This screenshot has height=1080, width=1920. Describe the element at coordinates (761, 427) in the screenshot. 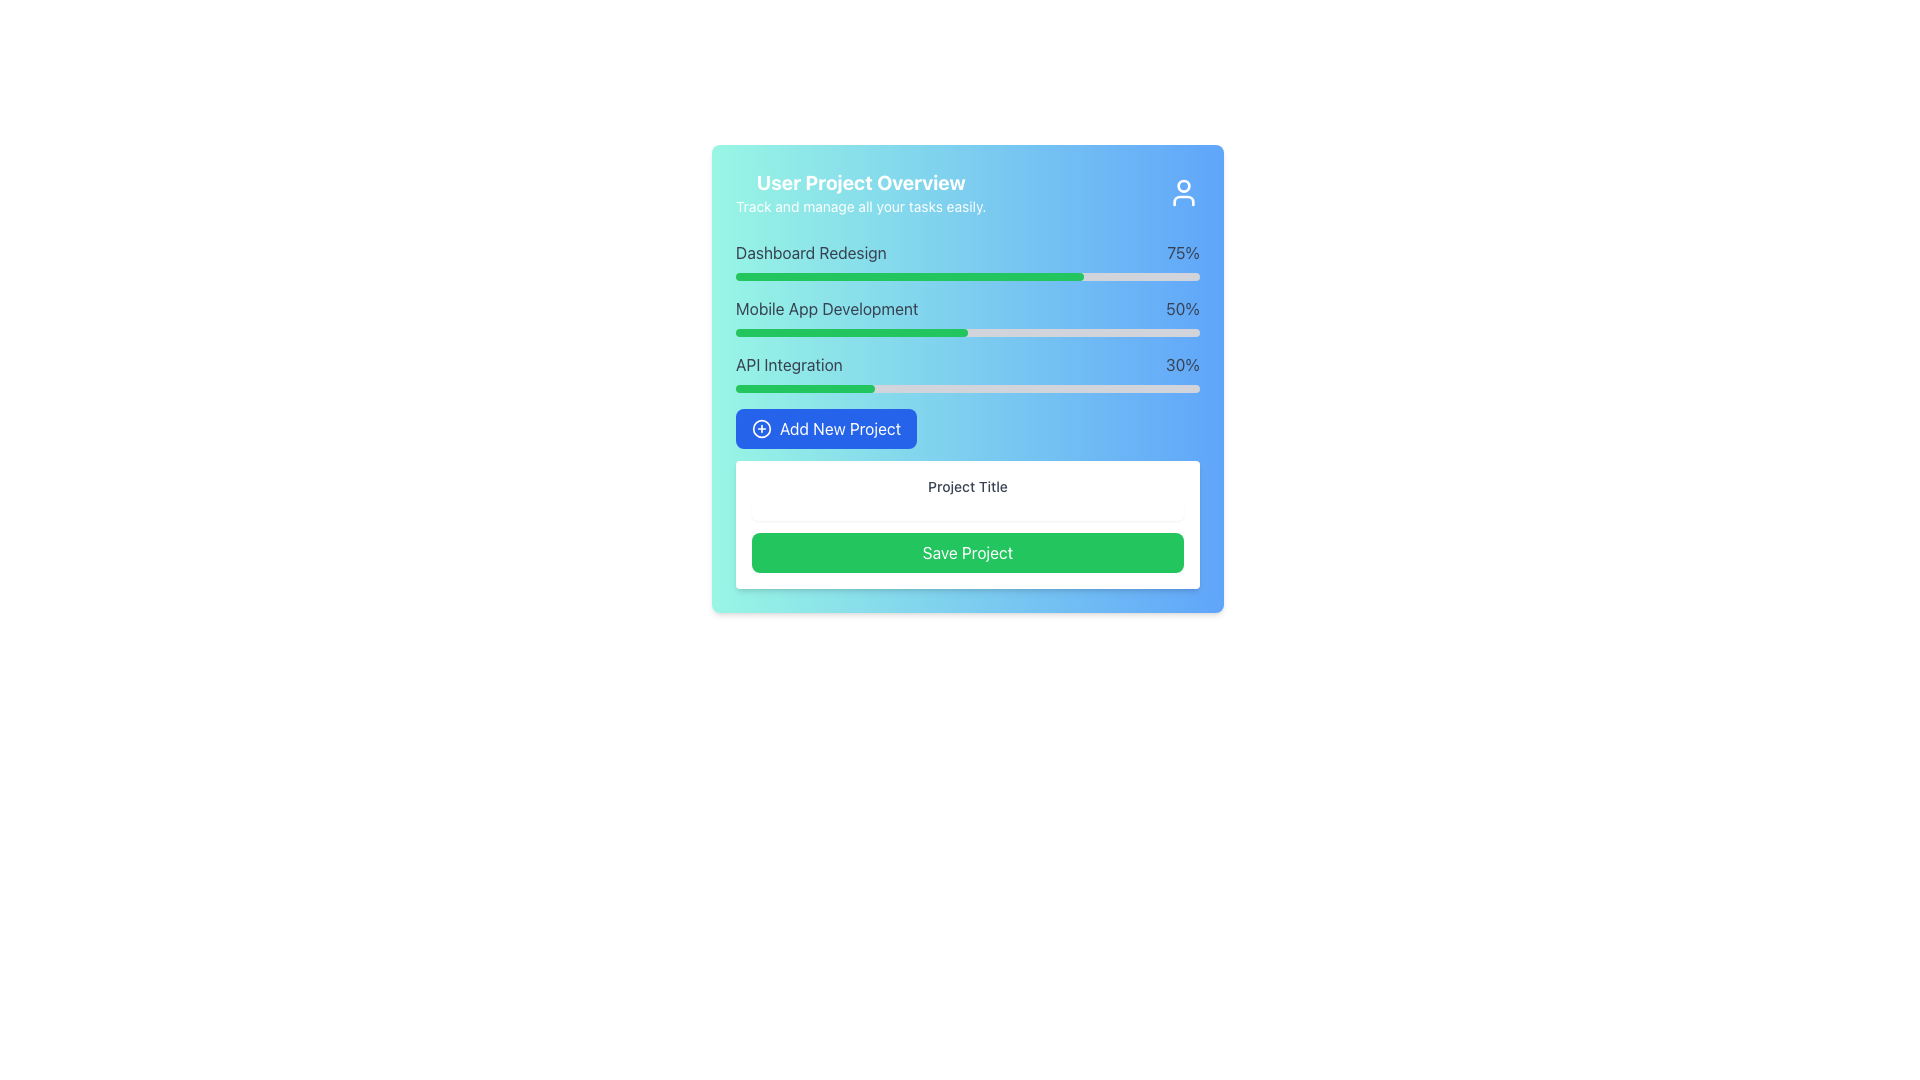

I see `the decorative icon within the 'Add New Project' button located at the bottom portion of the card interface` at that location.